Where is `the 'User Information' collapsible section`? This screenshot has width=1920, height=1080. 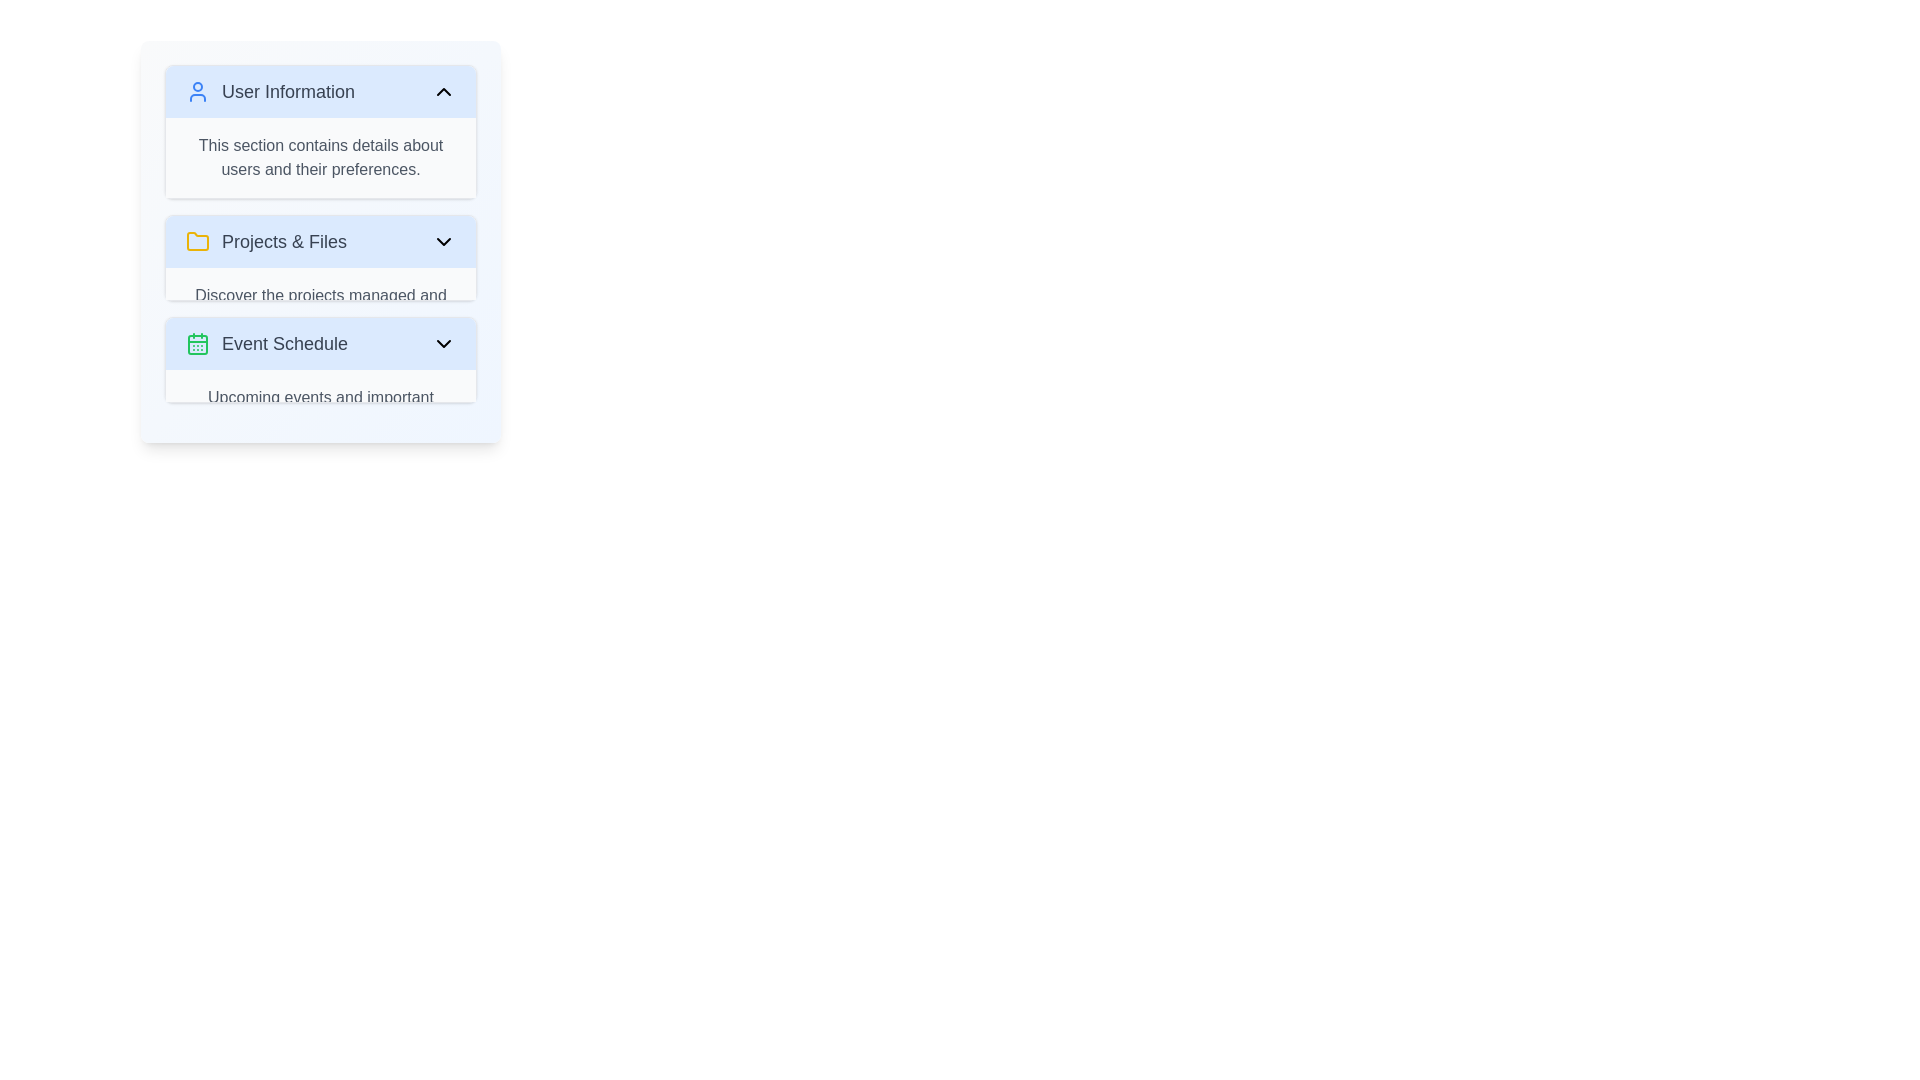 the 'User Information' collapsible section is located at coordinates (321, 131).